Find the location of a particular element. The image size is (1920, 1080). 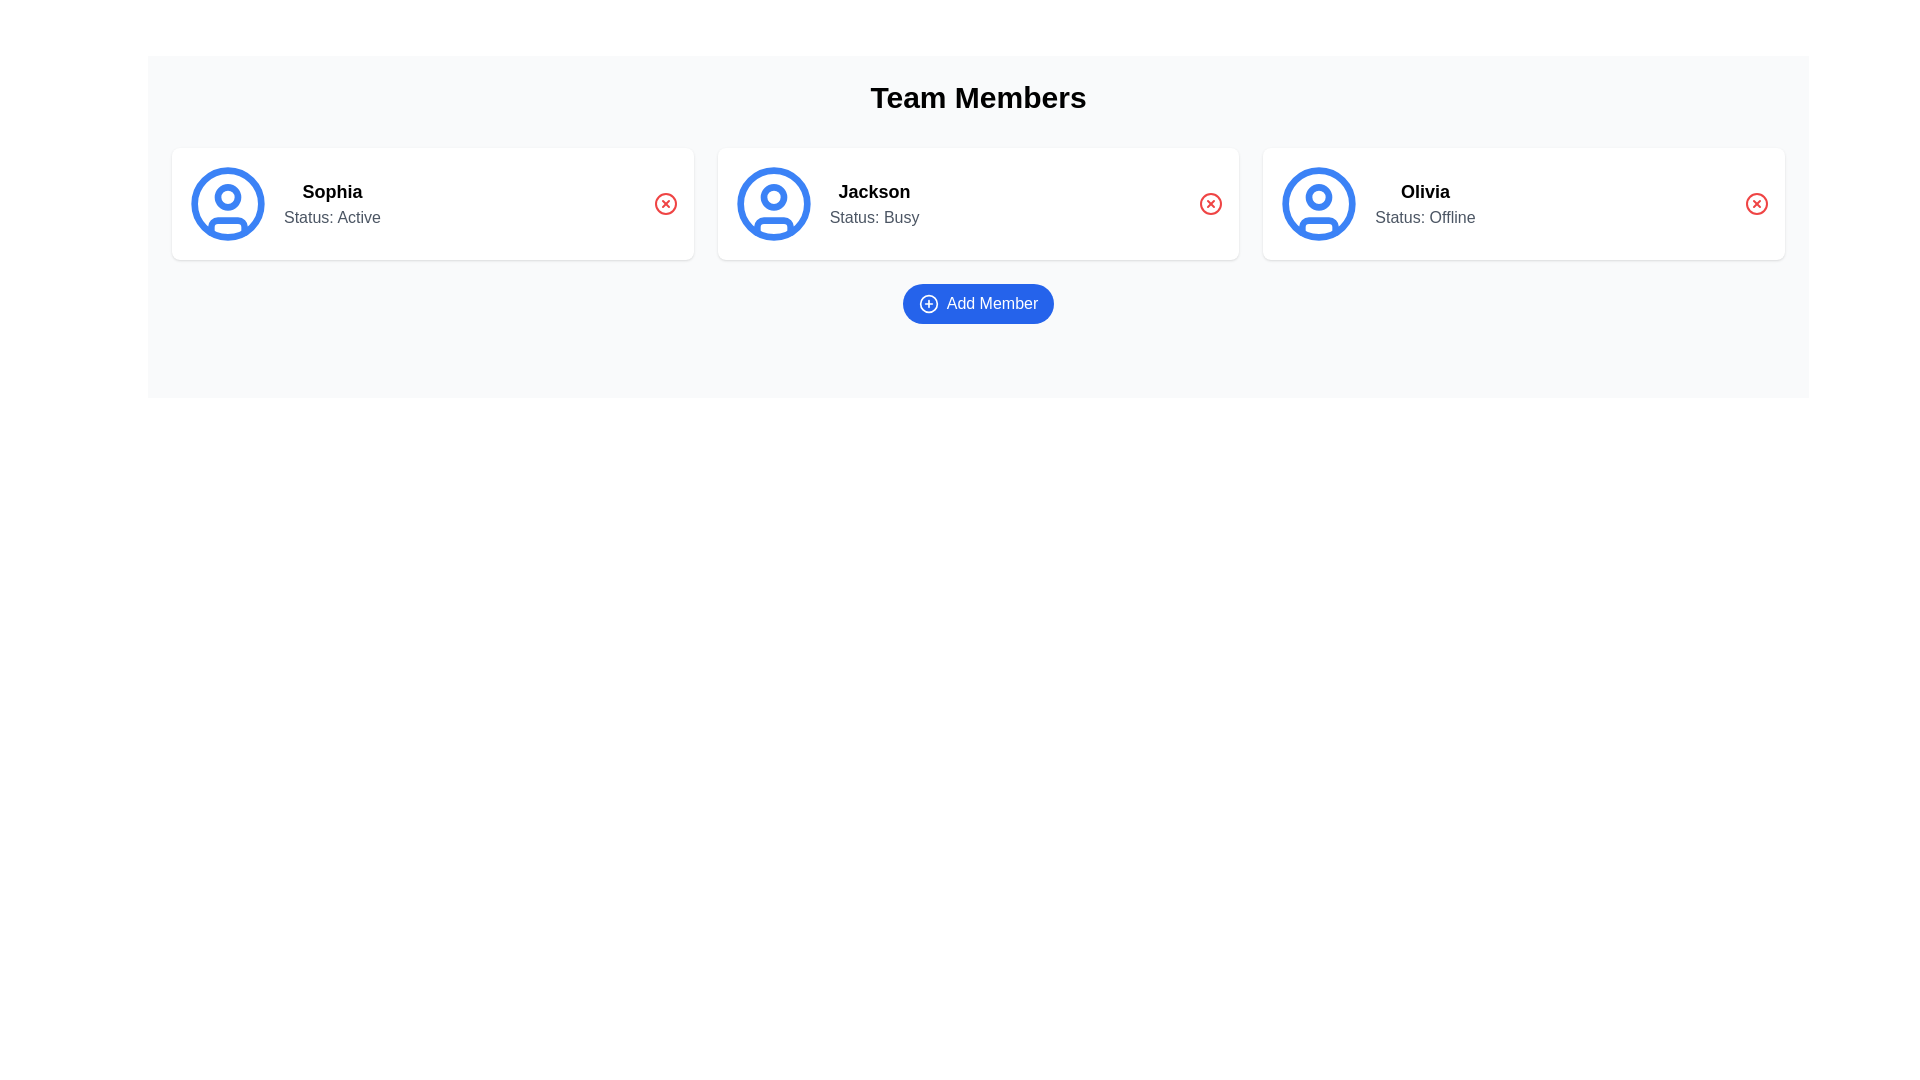

name ('Sophia') and status ('Active') information from the user profile card, which is the first card in a horizontal grid layout is located at coordinates (431, 204).